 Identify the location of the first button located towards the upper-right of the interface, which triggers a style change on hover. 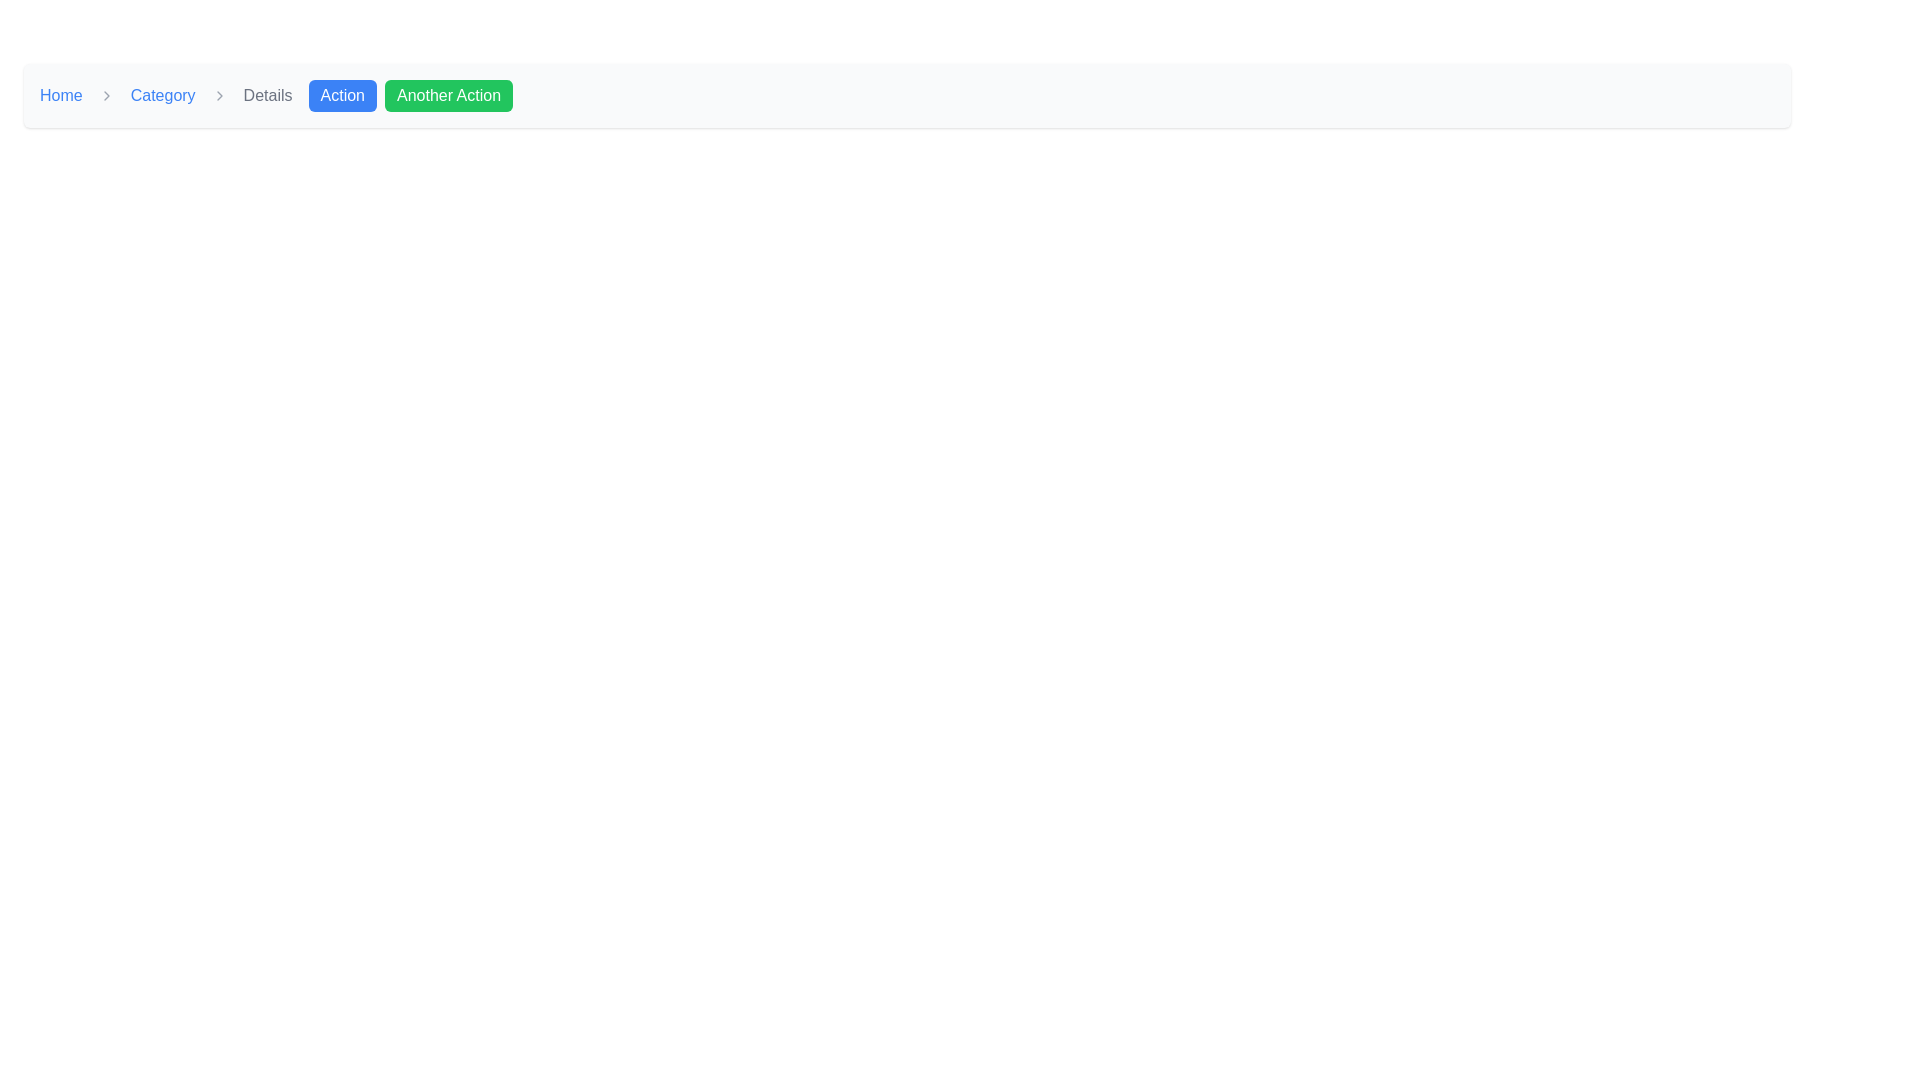
(342, 96).